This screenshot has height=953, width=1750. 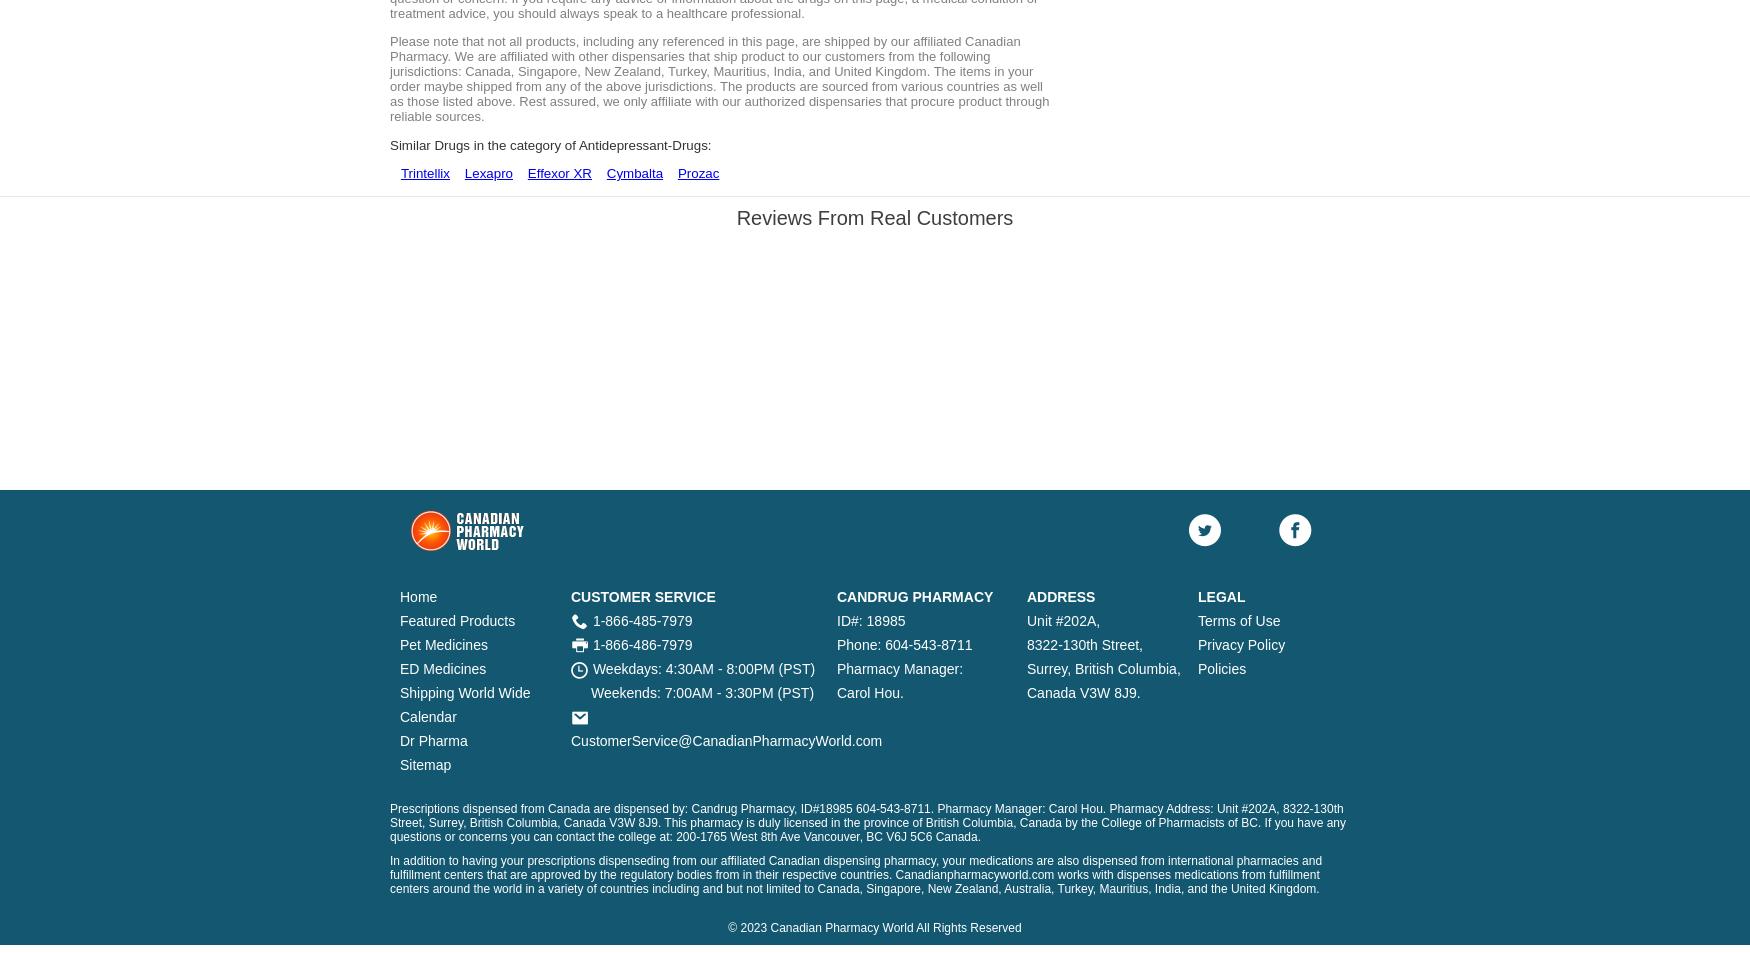 What do you see at coordinates (424, 764) in the screenshot?
I see `'Sitemap'` at bounding box center [424, 764].